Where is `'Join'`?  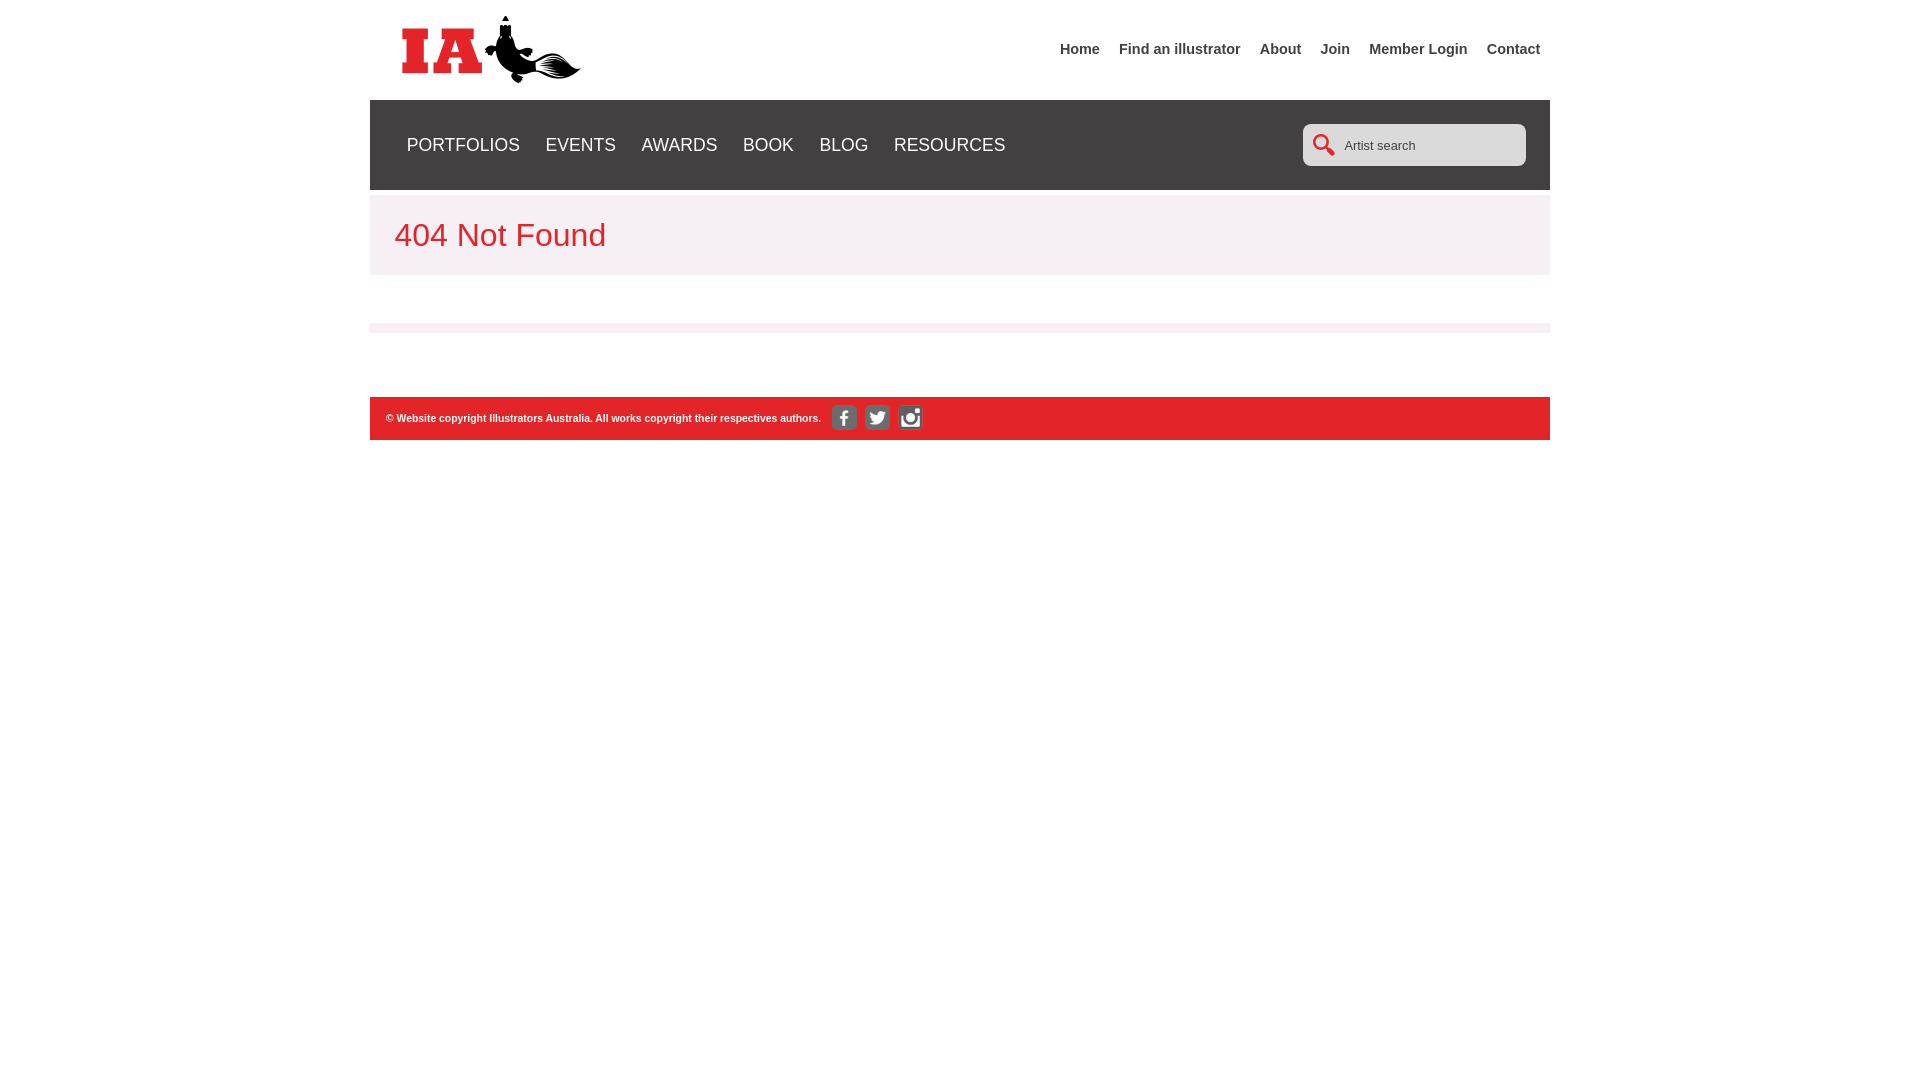 'Join' is located at coordinates (1335, 48).